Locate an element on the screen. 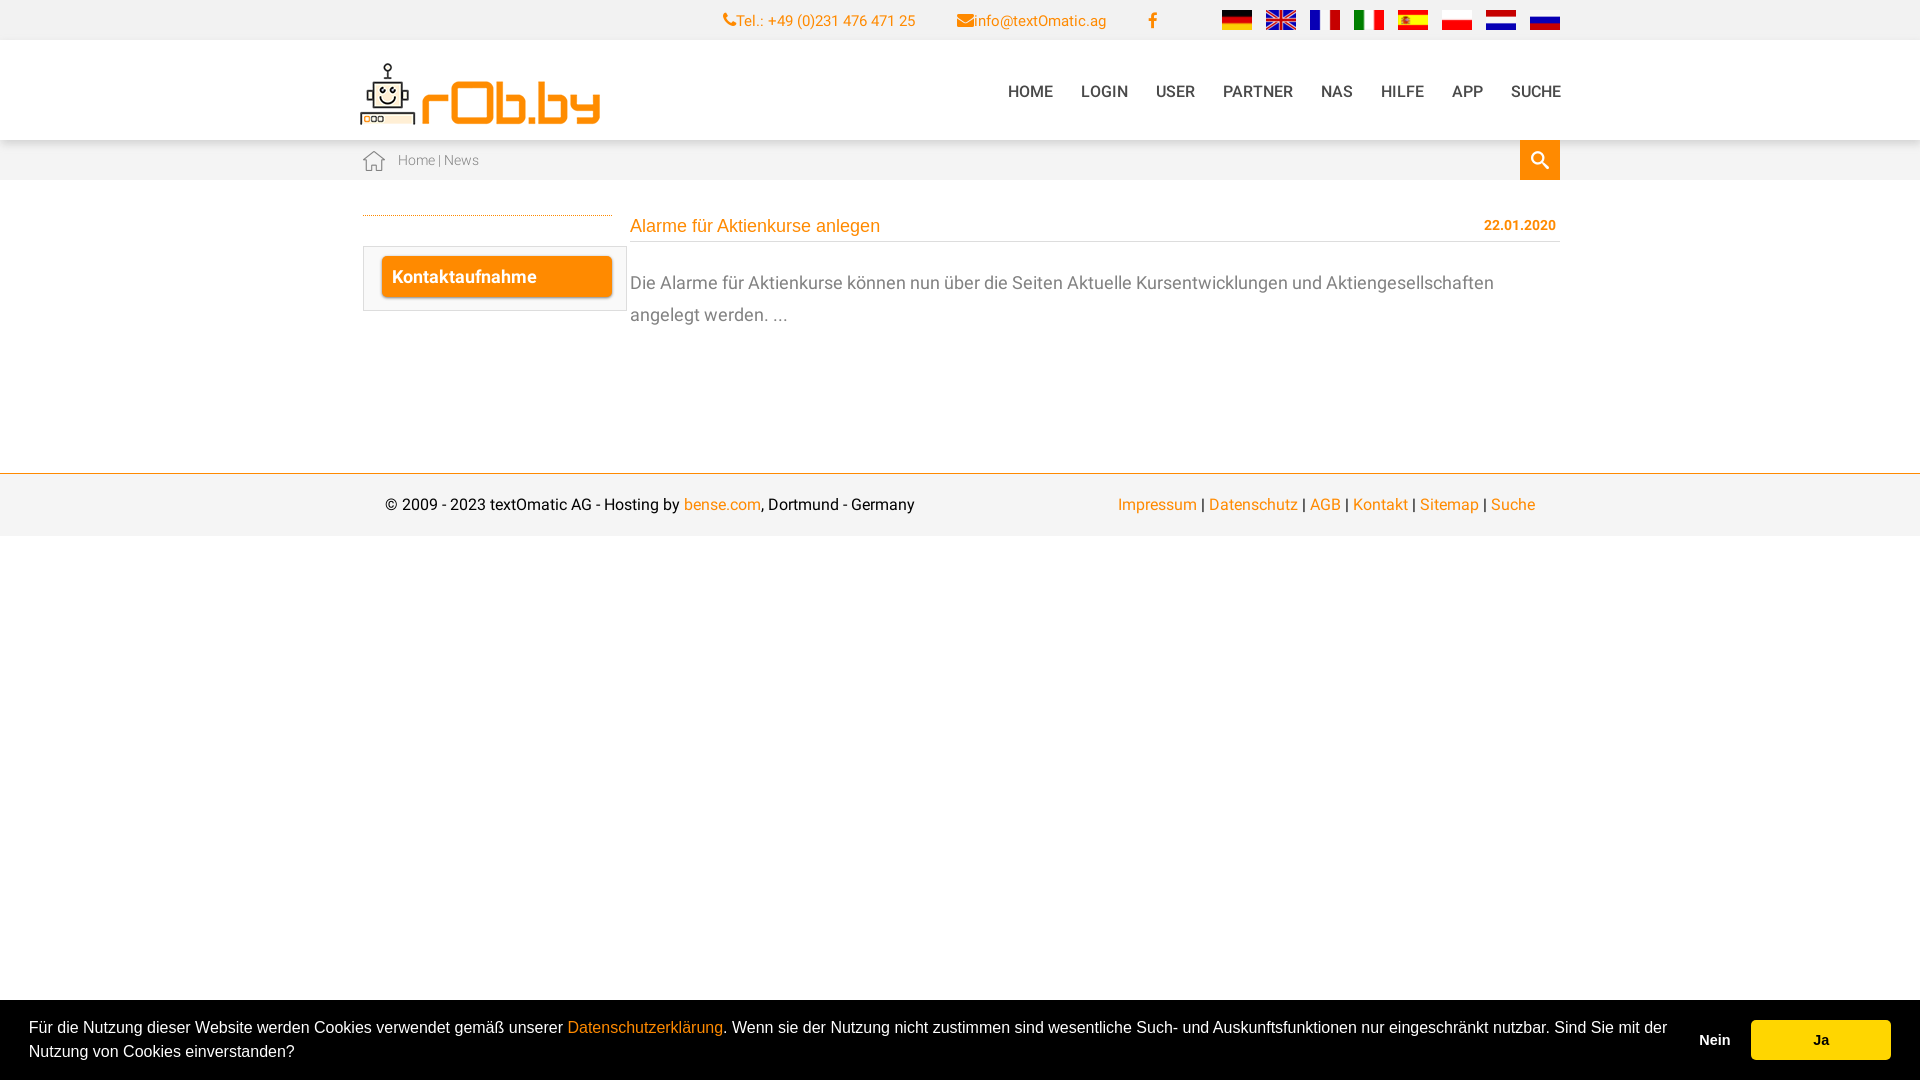 This screenshot has width=1920, height=1080. '| News' is located at coordinates (455, 158).